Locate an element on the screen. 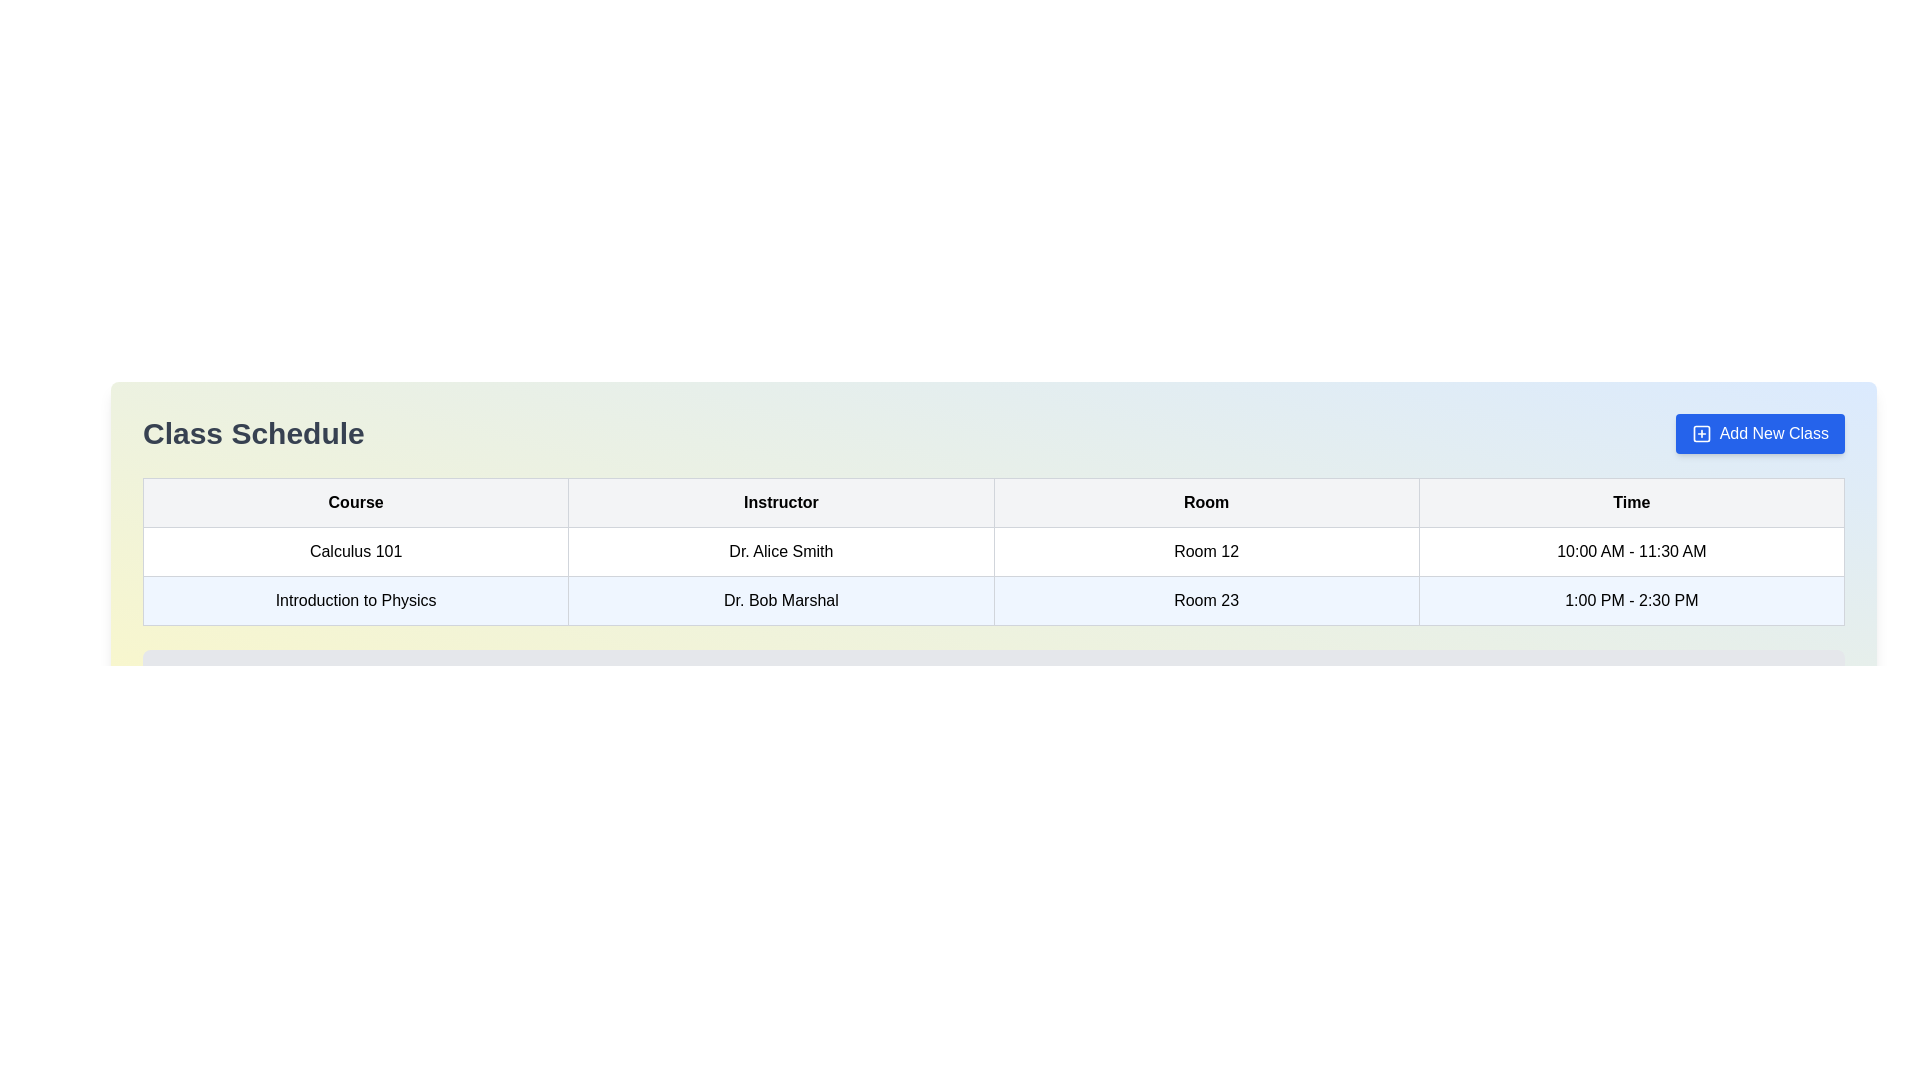  the table cell displaying 'Introduction to Physics' is located at coordinates (356, 600).